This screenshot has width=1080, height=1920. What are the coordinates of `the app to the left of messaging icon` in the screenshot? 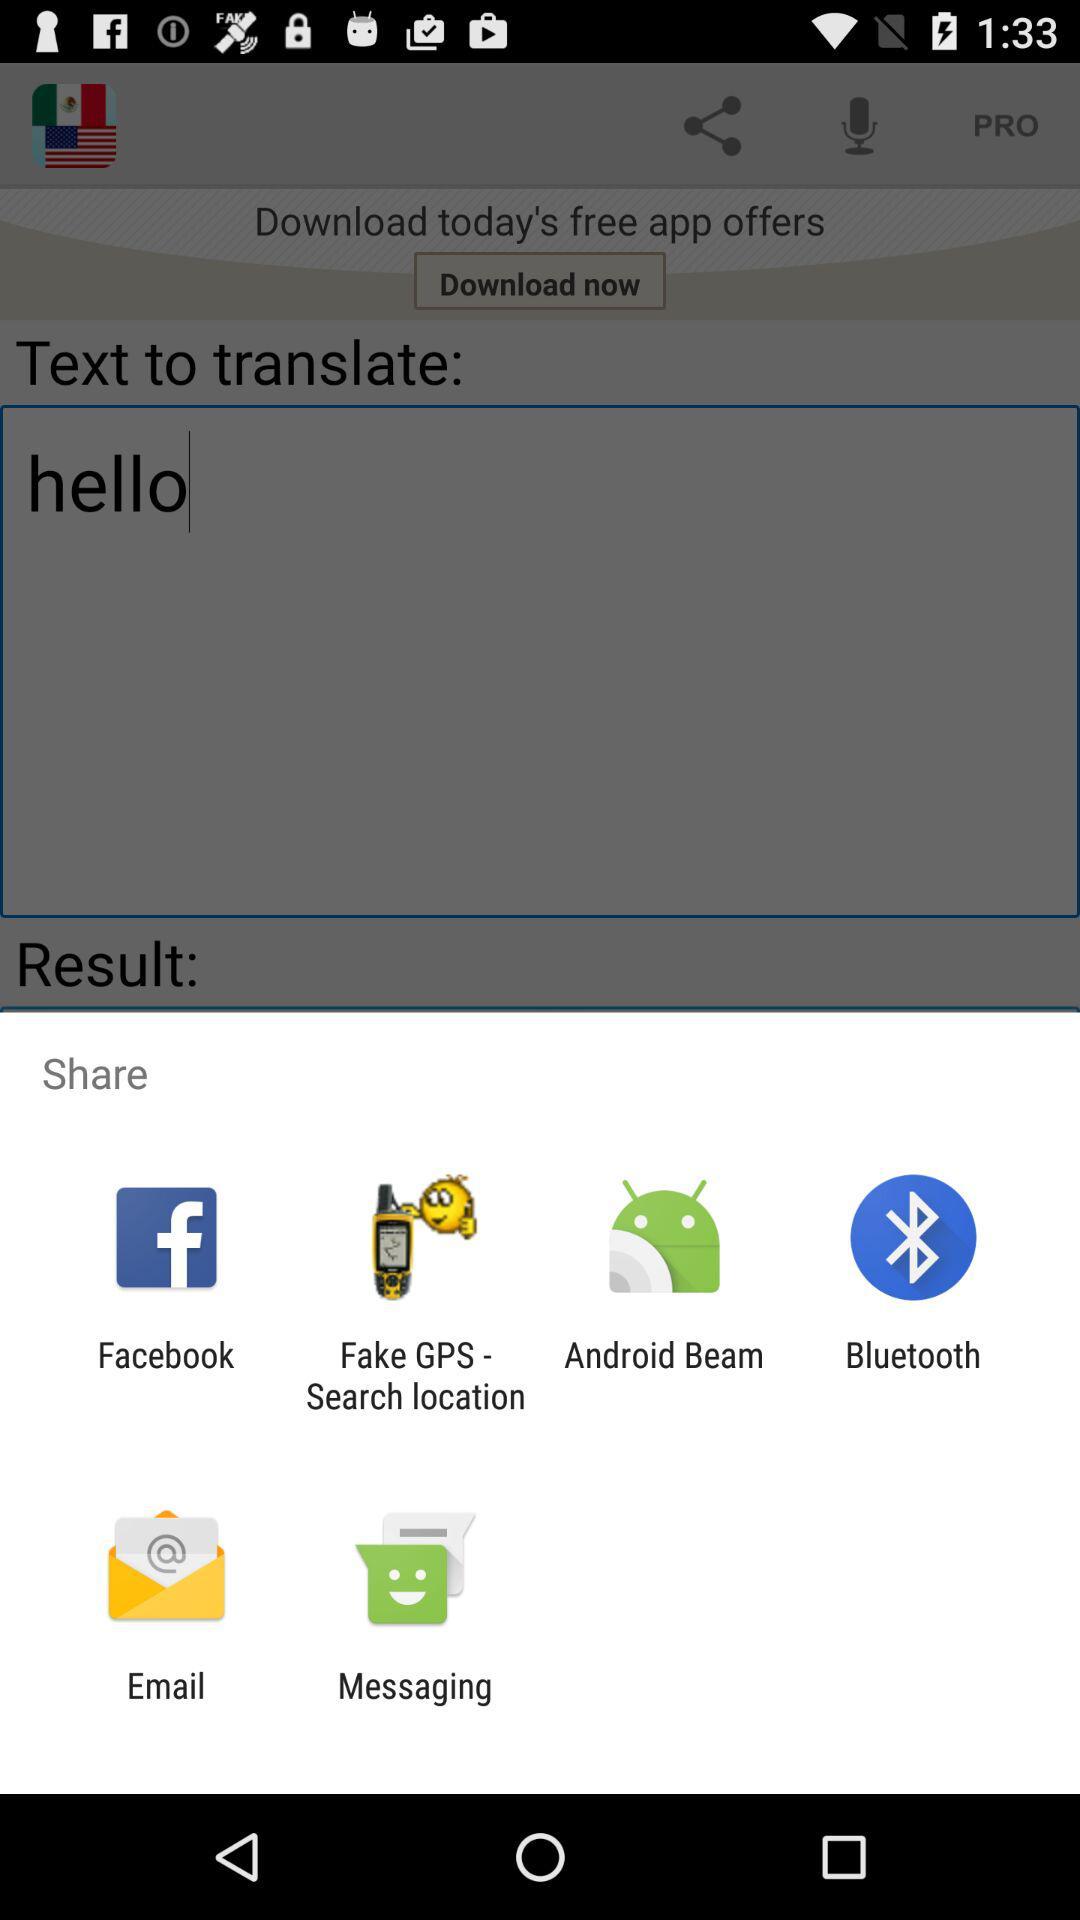 It's located at (165, 1705).